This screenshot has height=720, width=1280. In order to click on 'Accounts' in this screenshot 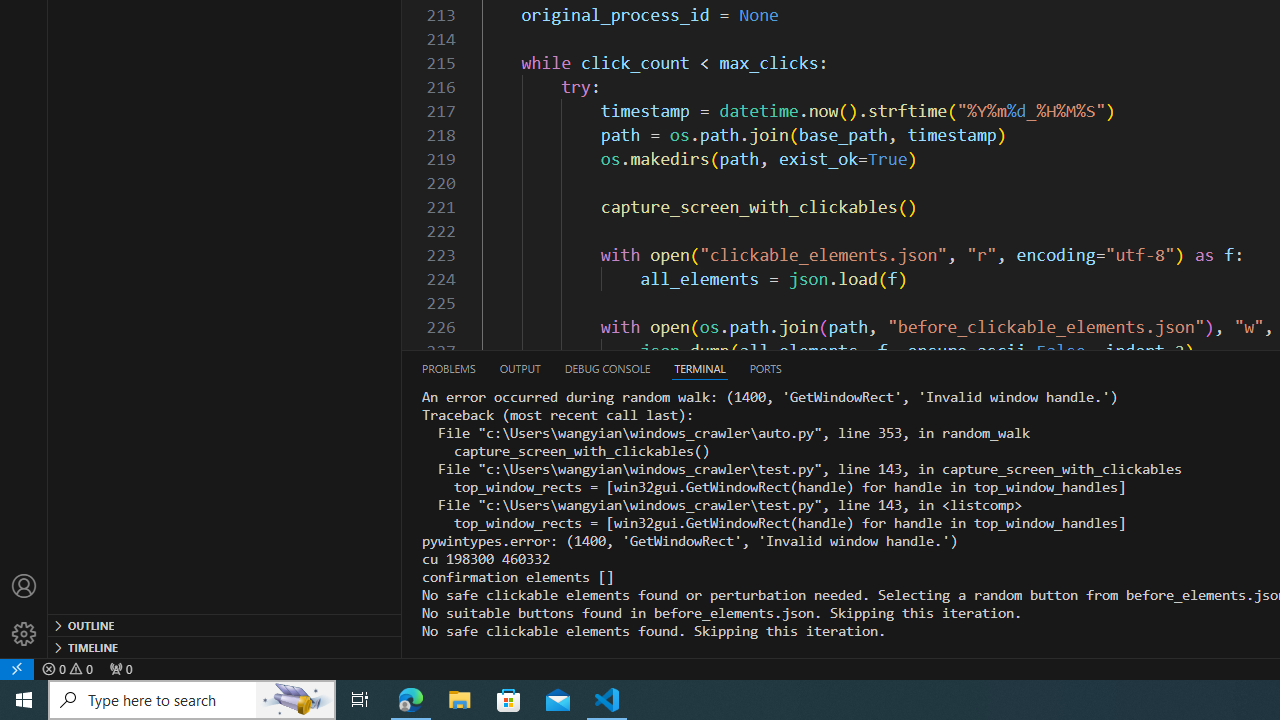, I will do `click(24, 585)`.